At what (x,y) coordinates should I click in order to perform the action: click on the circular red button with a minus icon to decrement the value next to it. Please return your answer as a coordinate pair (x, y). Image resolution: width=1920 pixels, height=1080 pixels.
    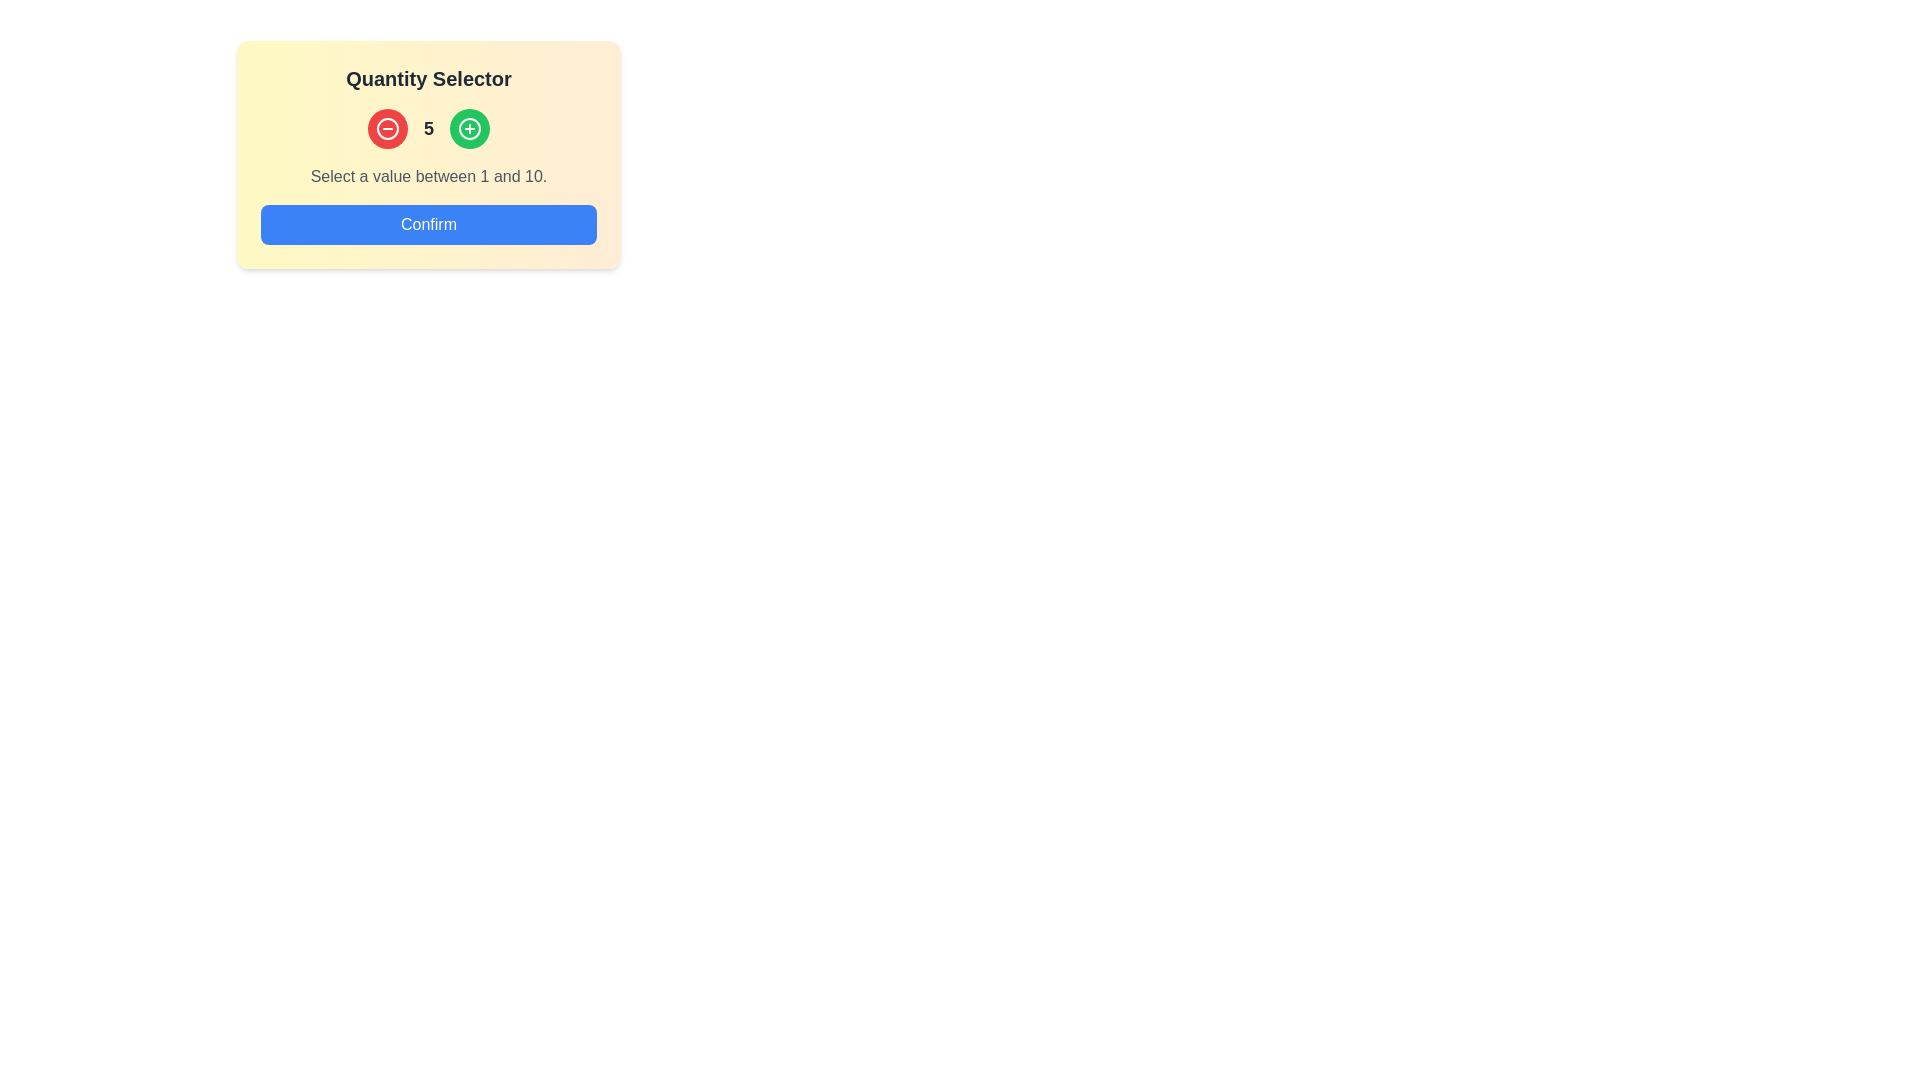
    Looking at the image, I should click on (388, 128).